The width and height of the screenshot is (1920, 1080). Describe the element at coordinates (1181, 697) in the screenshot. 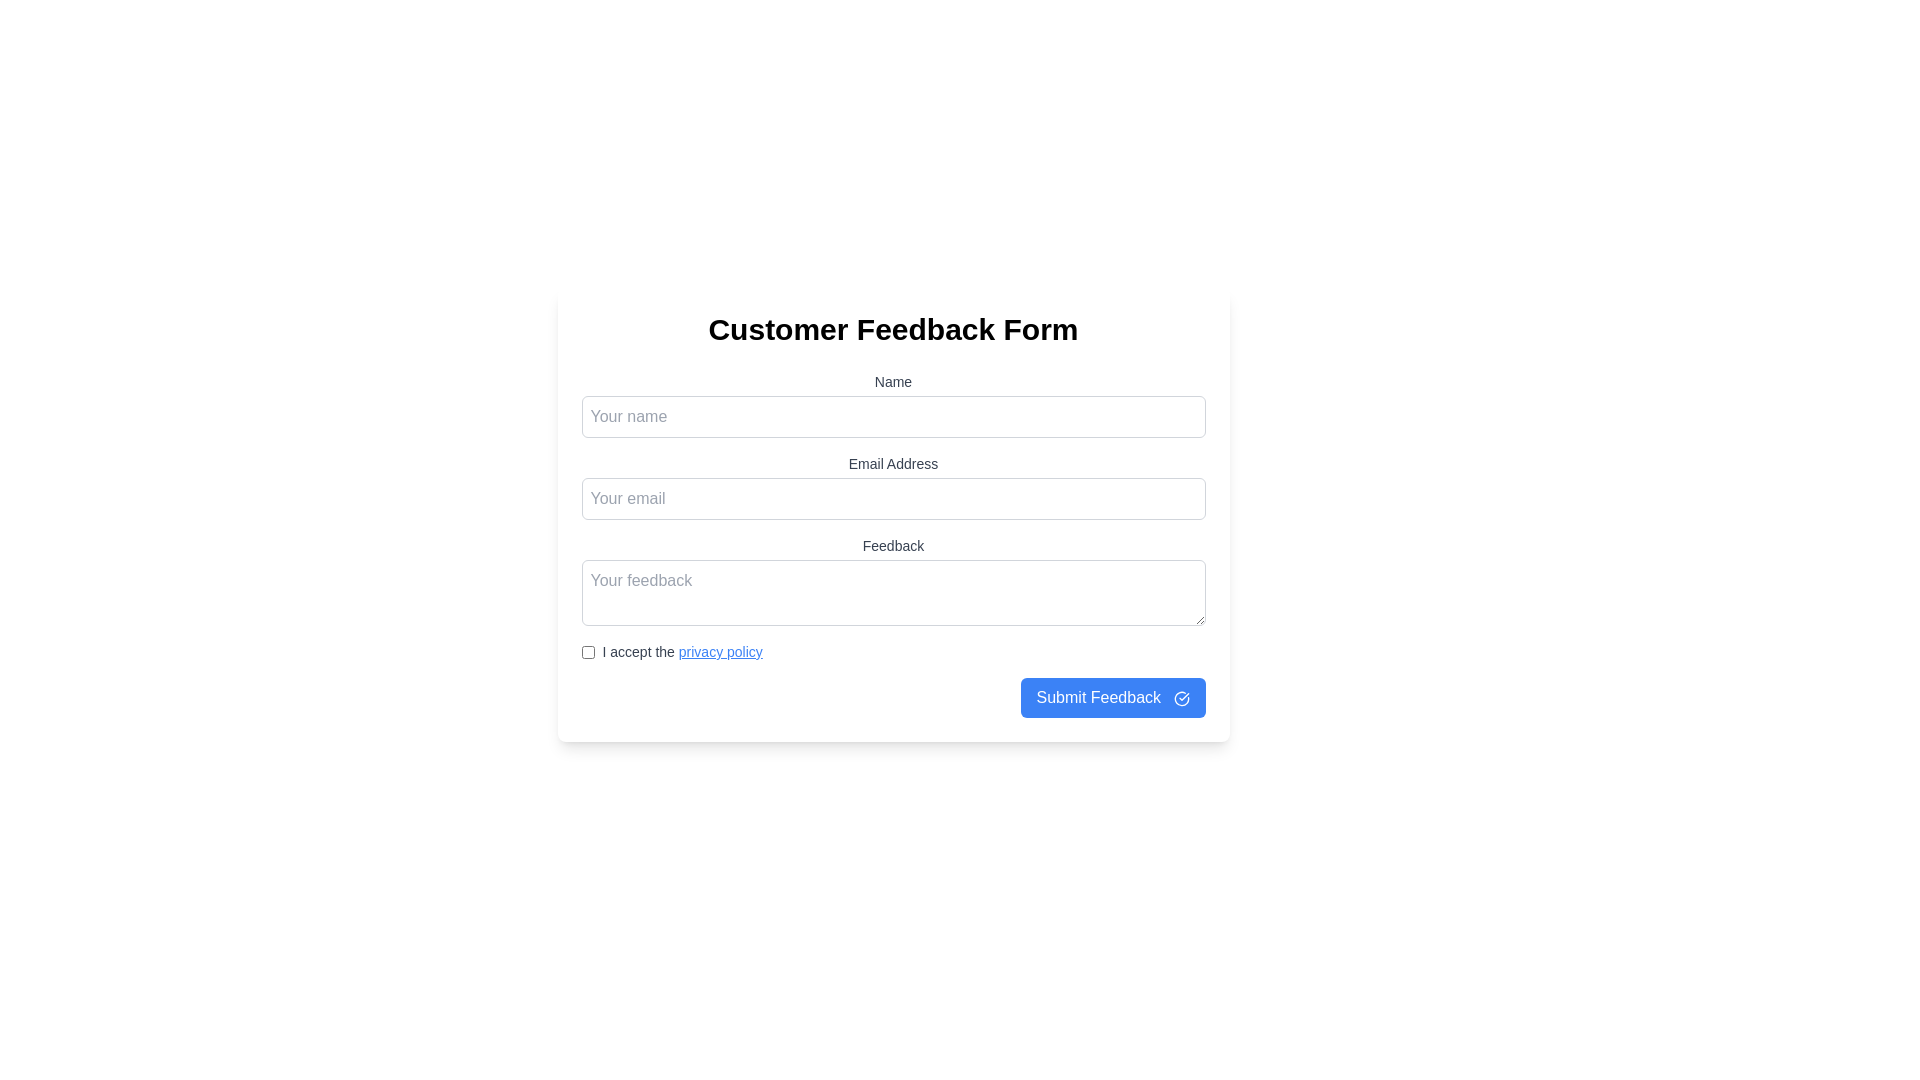

I see `the circular blue icon with a checkmark inside, located on the right edge of the 'Submit Feedback' button` at that location.